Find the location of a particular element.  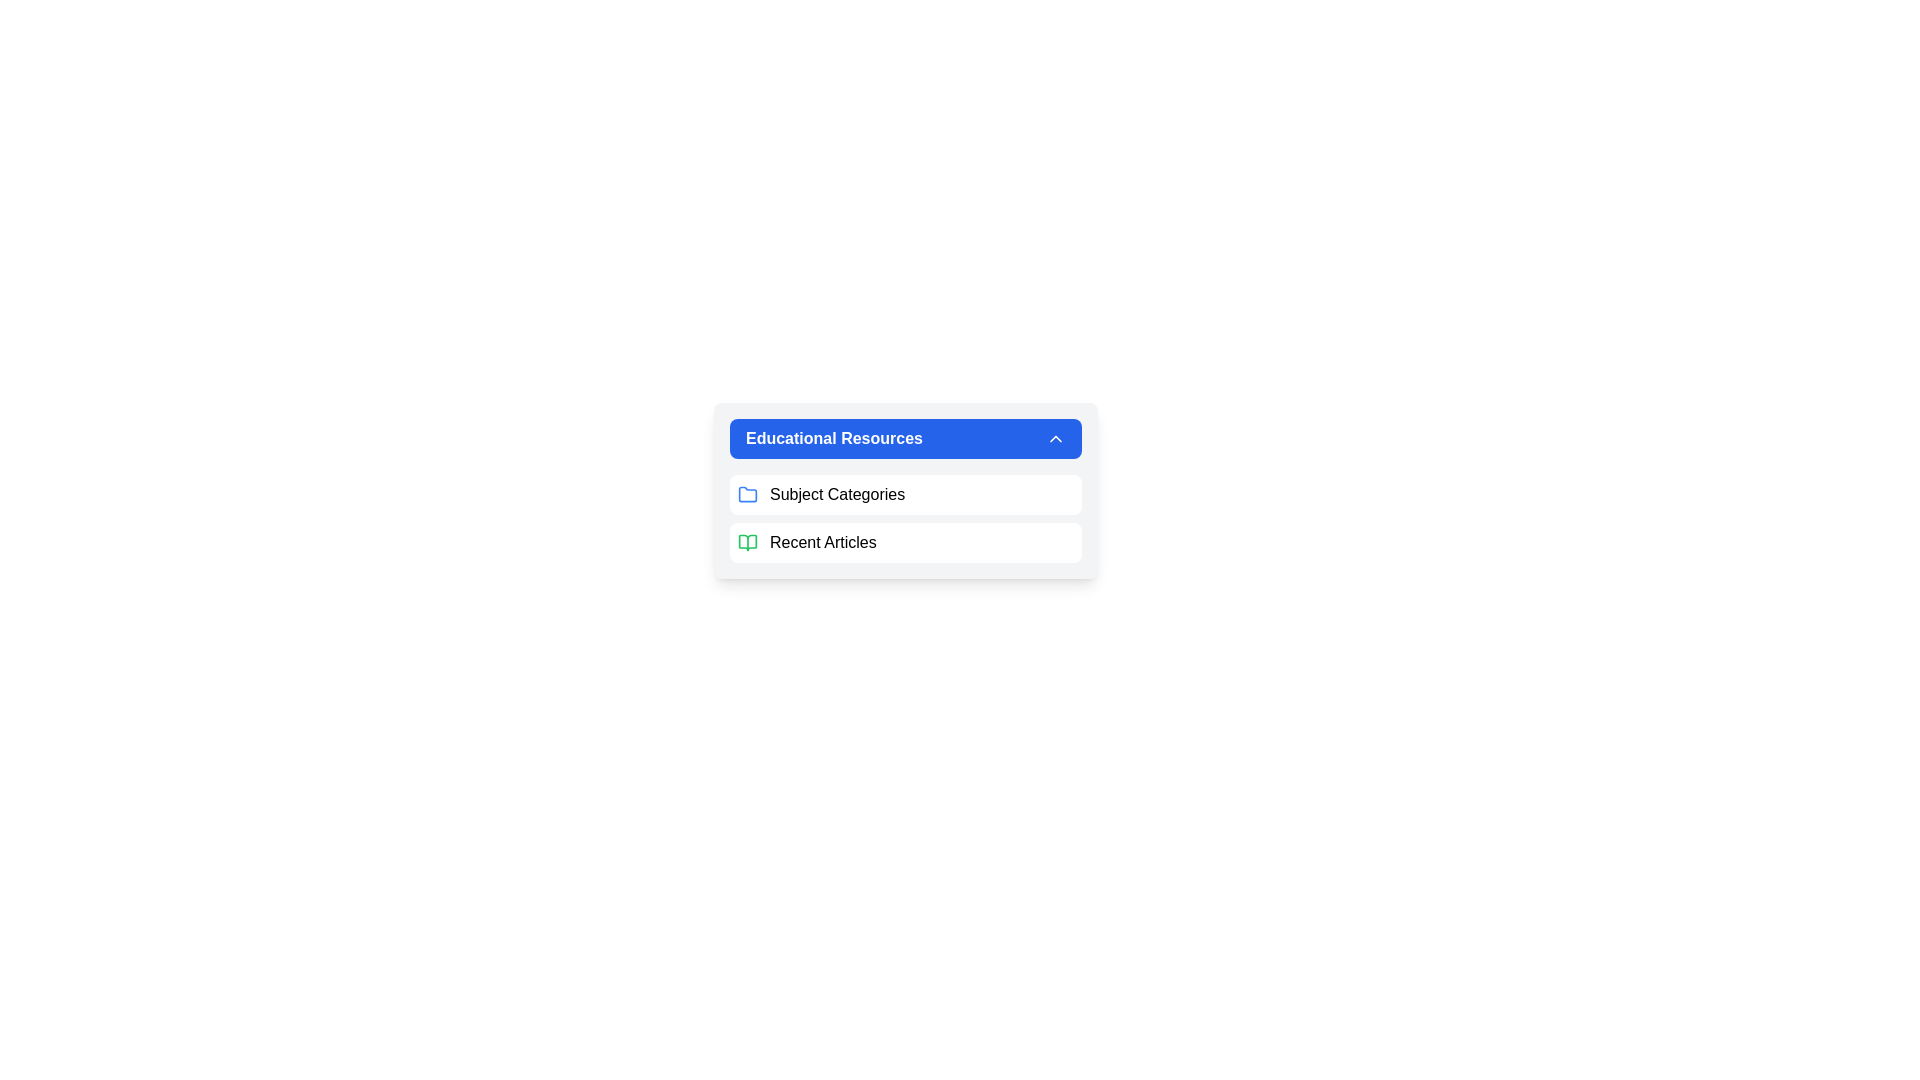

the top item of the vertical list under 'Educational Resources', which serves as a navigation button for 'Subject Categories' is located at coordinates (905, 494).